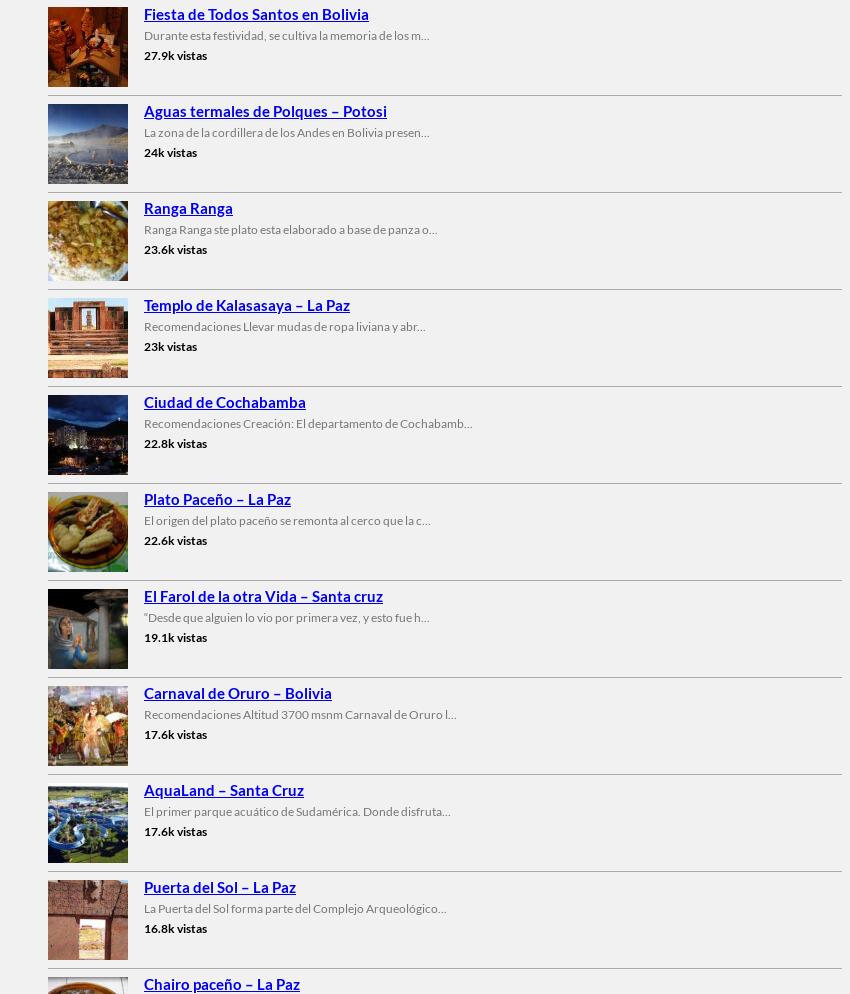 The width and height of the screenshot is (850, 994). I want to click on 'La Puerta del Sol forma parte del Complejo Arqueológico...', so click(294, 906).